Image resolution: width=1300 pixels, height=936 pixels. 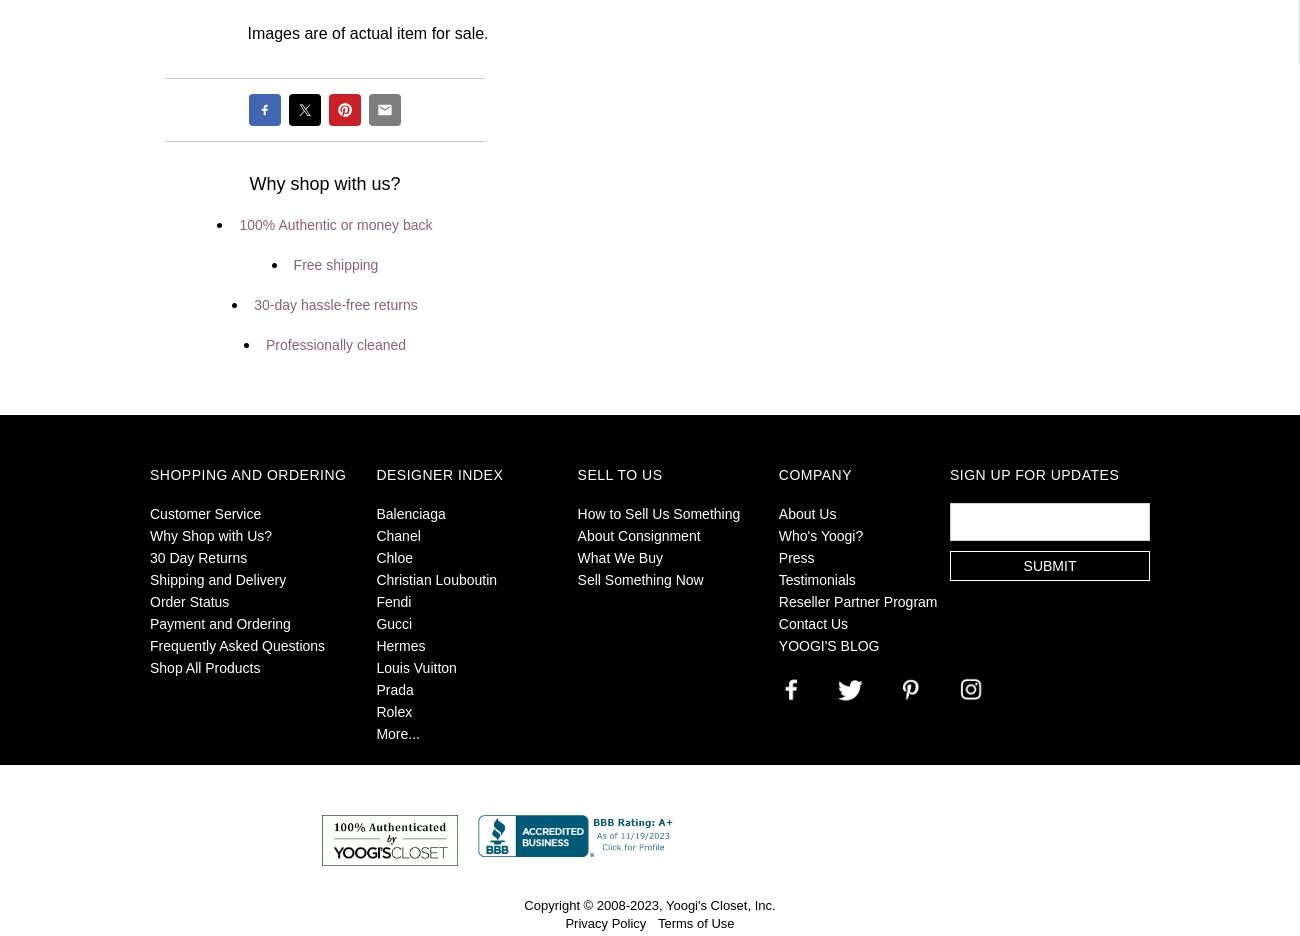 I want to click on 'Prada', so click(x=394, y=690).